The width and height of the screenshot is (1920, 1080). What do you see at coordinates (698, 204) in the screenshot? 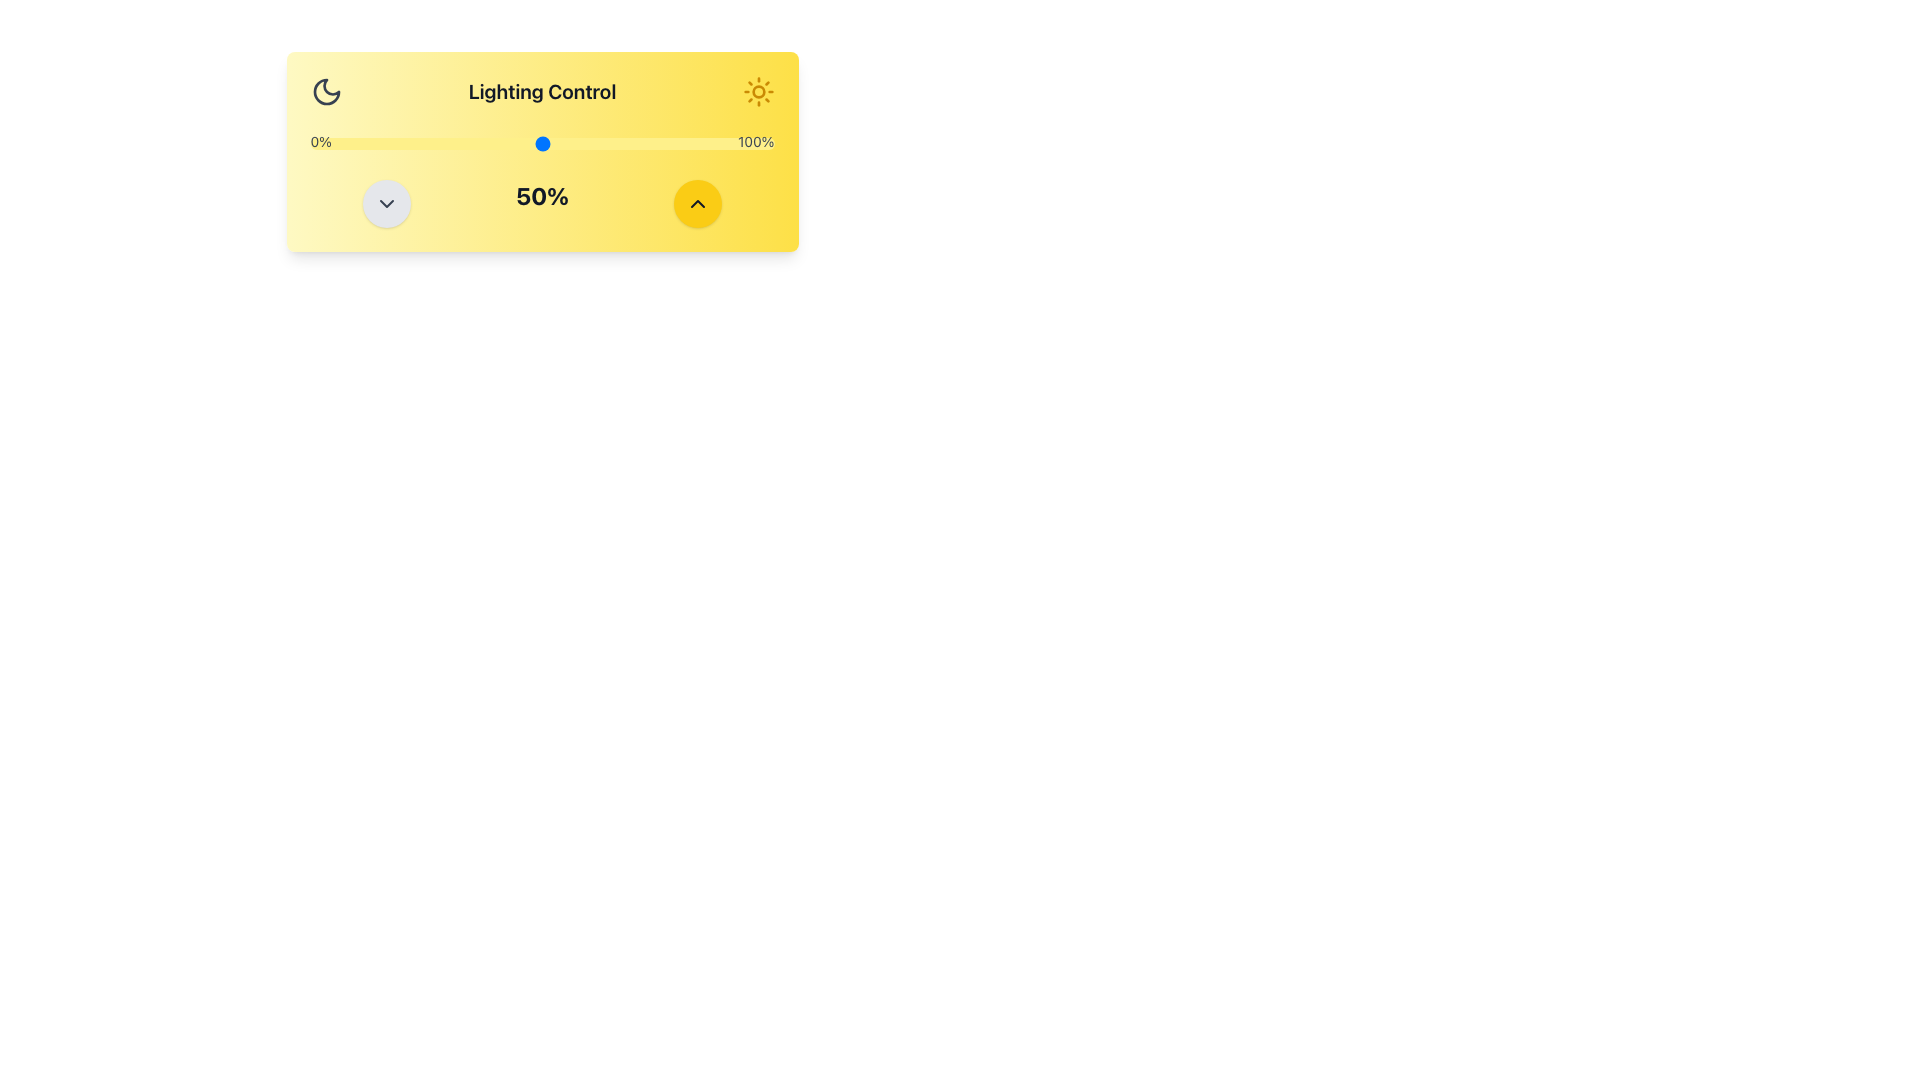
I see `the rightmost circular button with a yellow background and an upward-facing chevron icon, positioned to the right of the text '50%', for interaction` at bounding box center [698, 204].